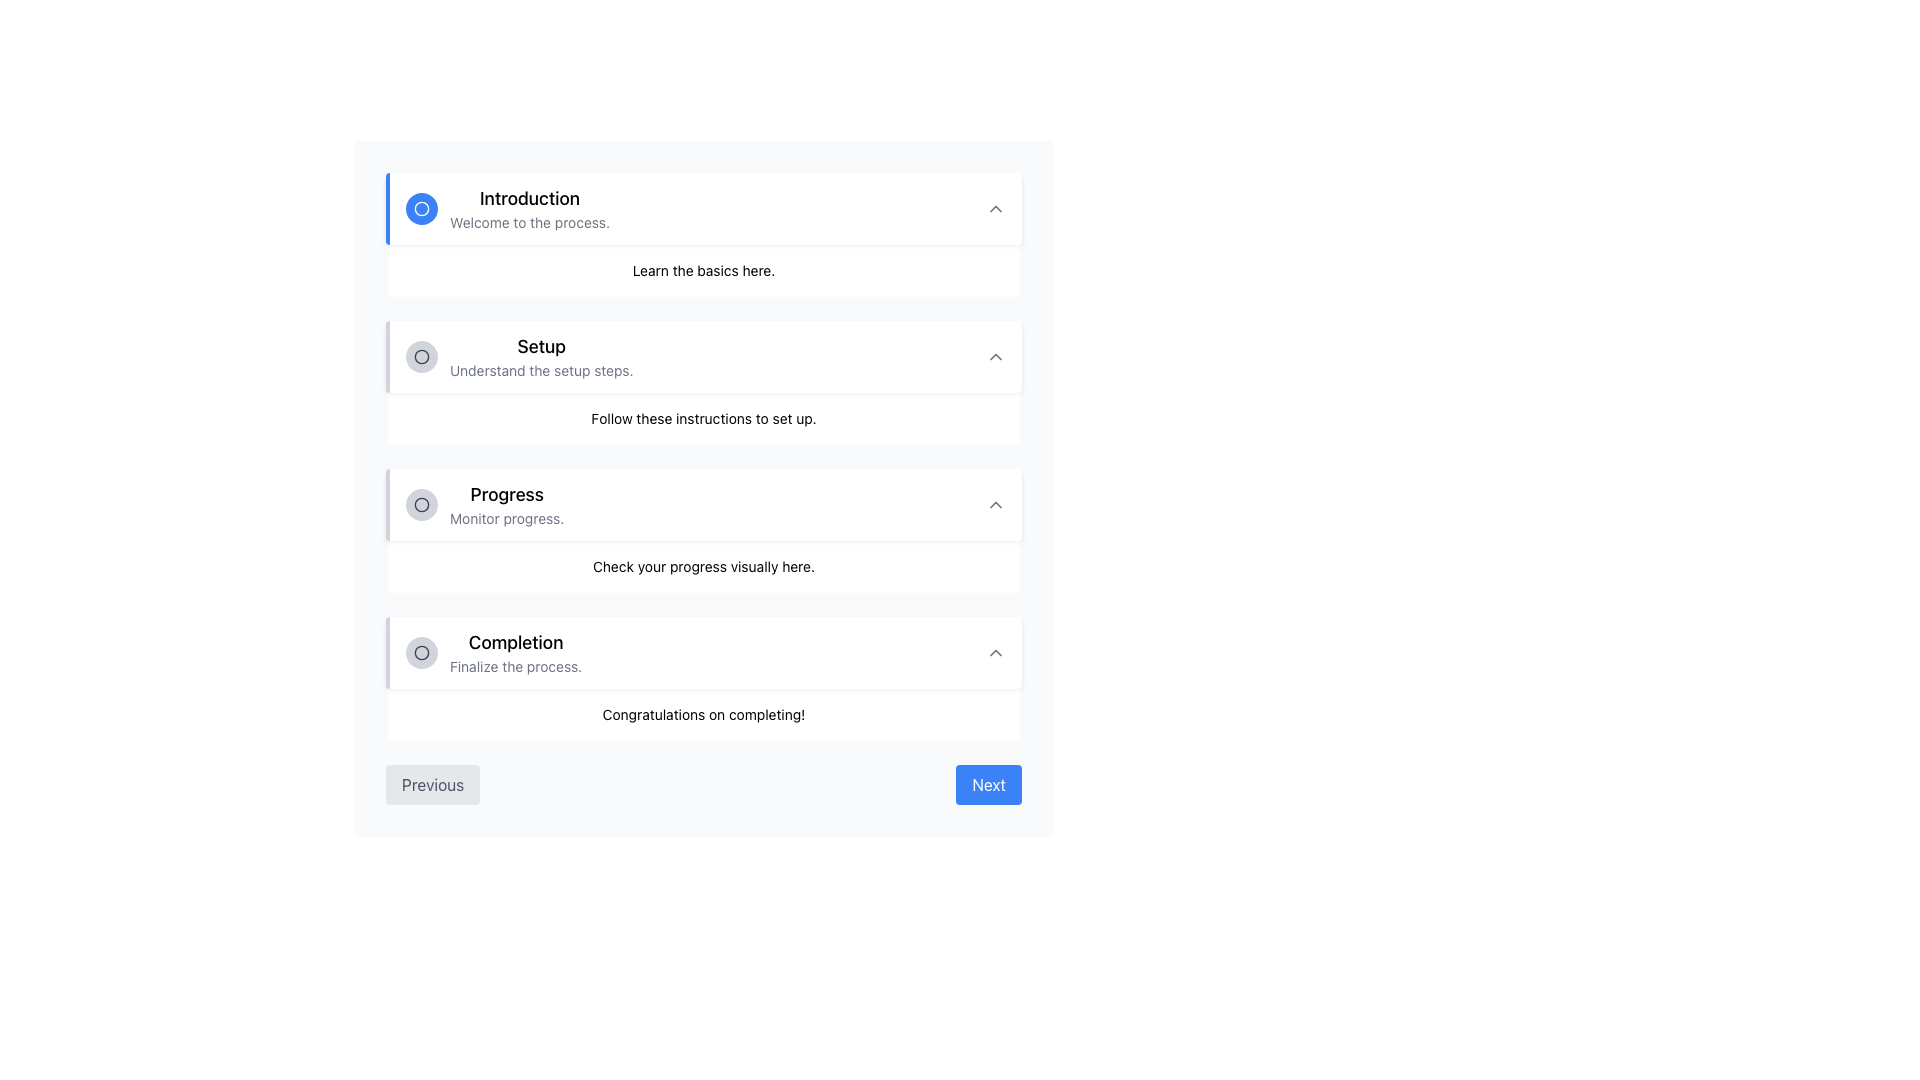 The image size is (1920, 1080). Describe the element at coordinates (421, 208) in the screenshot. I see `the small circular icon with a blue background and white outline, which is the first icon to the left of the 'Introduction' text` at that location.